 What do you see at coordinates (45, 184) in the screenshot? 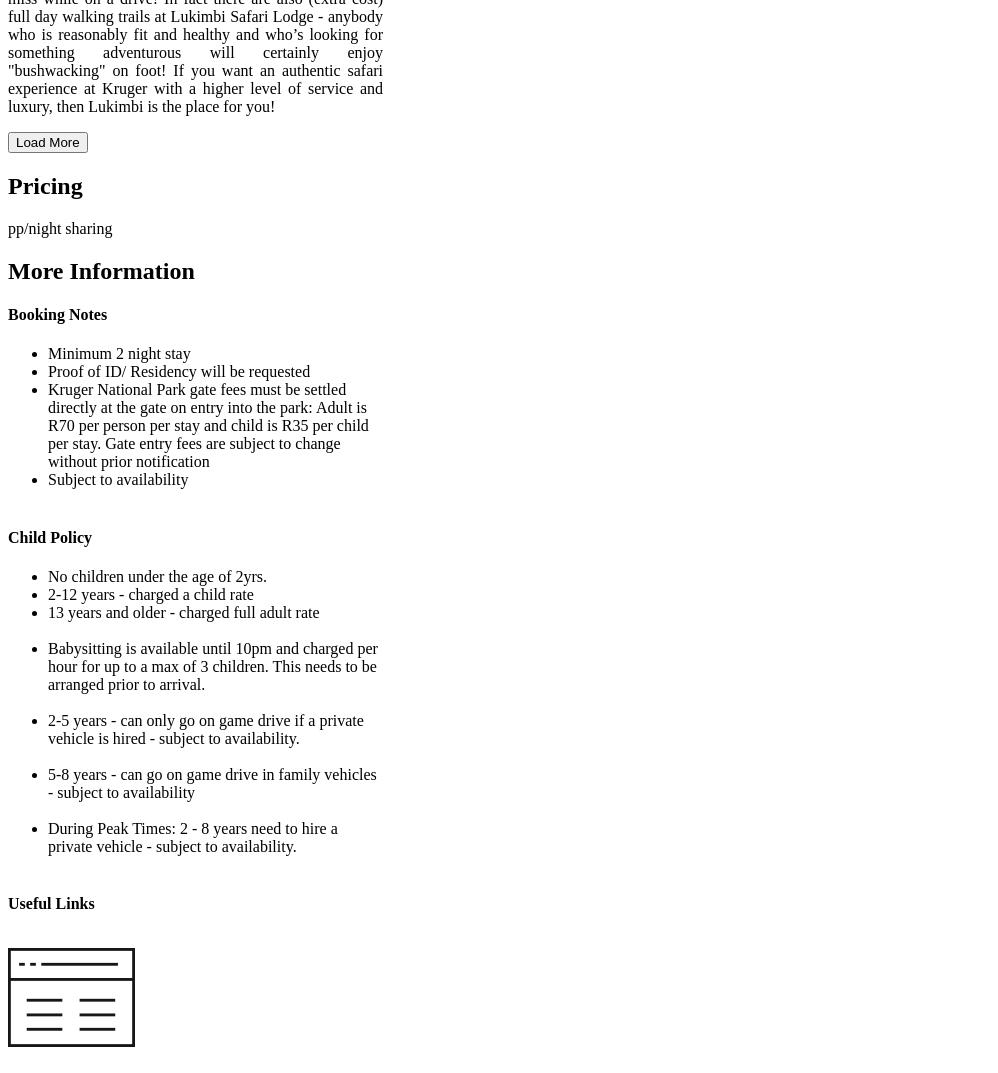
I see `'Pricing'` at bounding box center [45, 184].